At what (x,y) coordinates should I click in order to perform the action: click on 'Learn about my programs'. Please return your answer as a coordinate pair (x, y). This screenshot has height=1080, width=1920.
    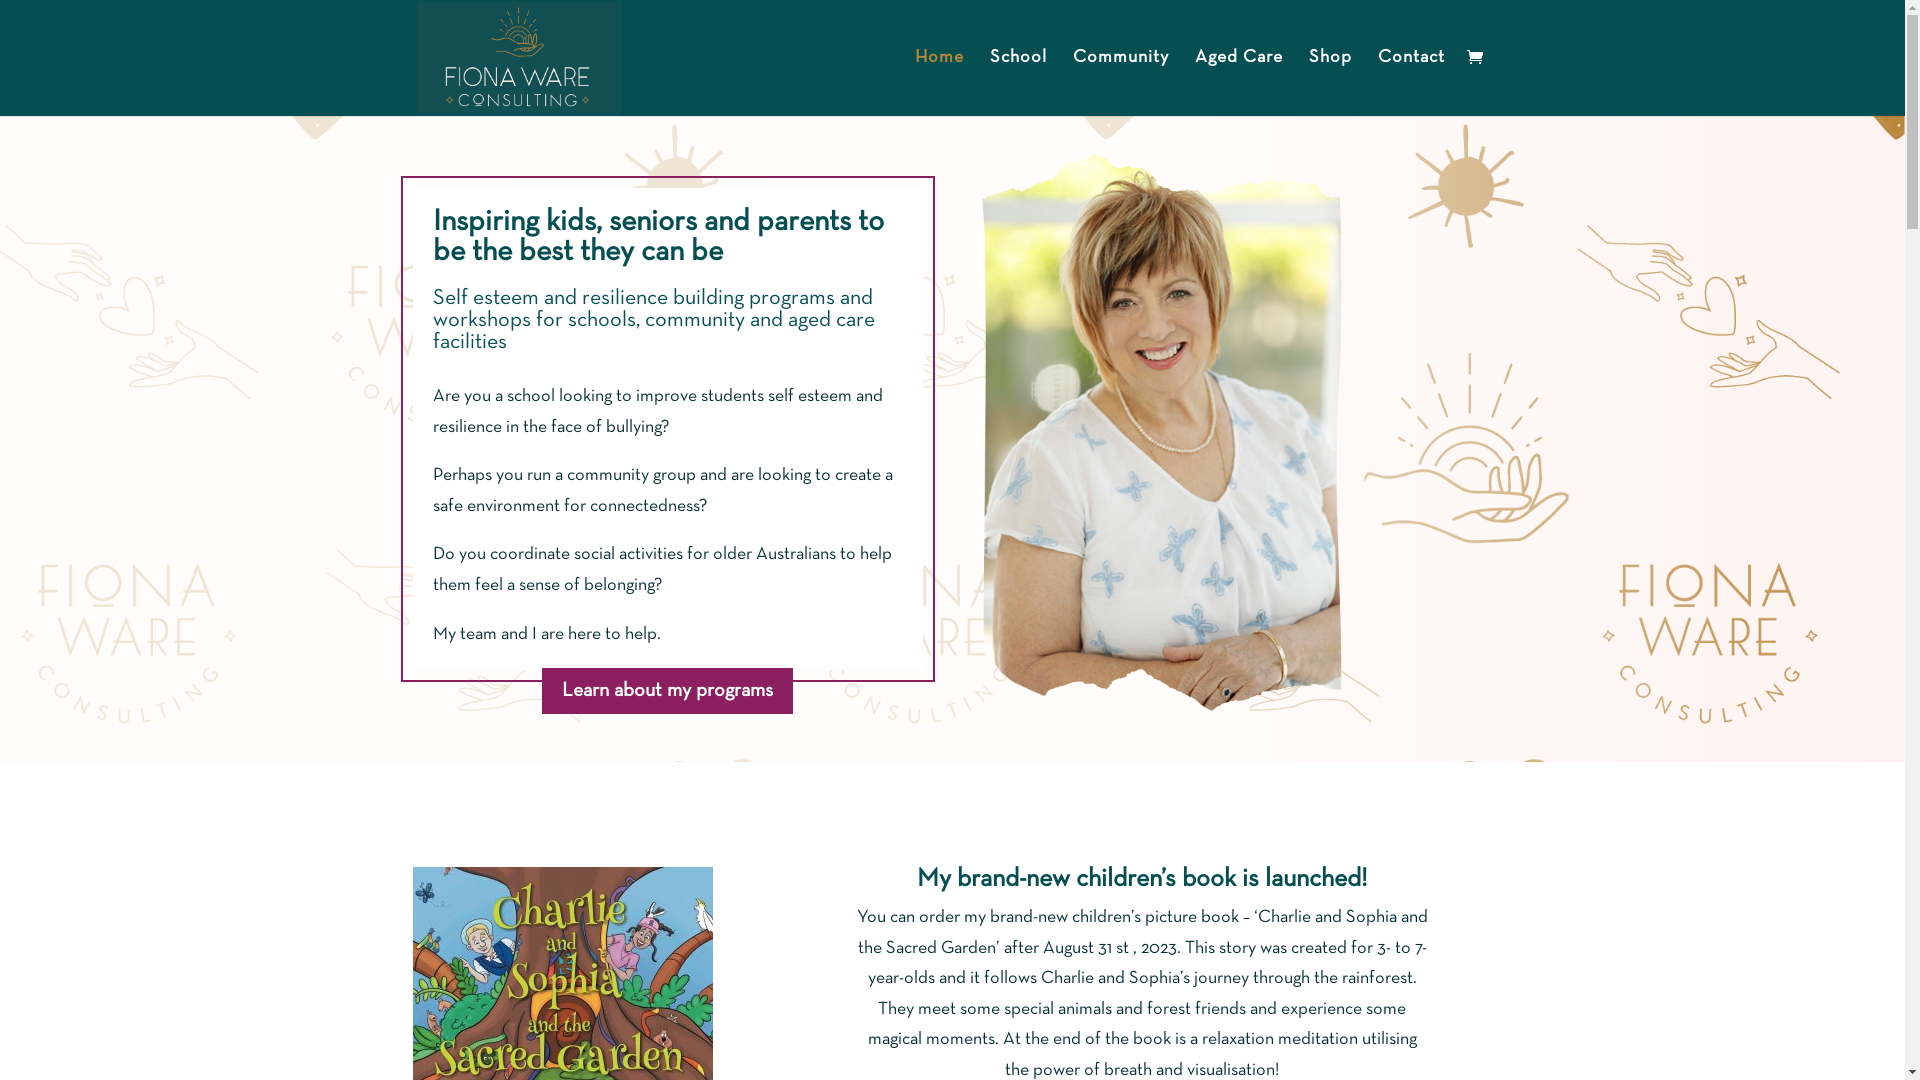
    Looking at the image, I should click on (667, 689).